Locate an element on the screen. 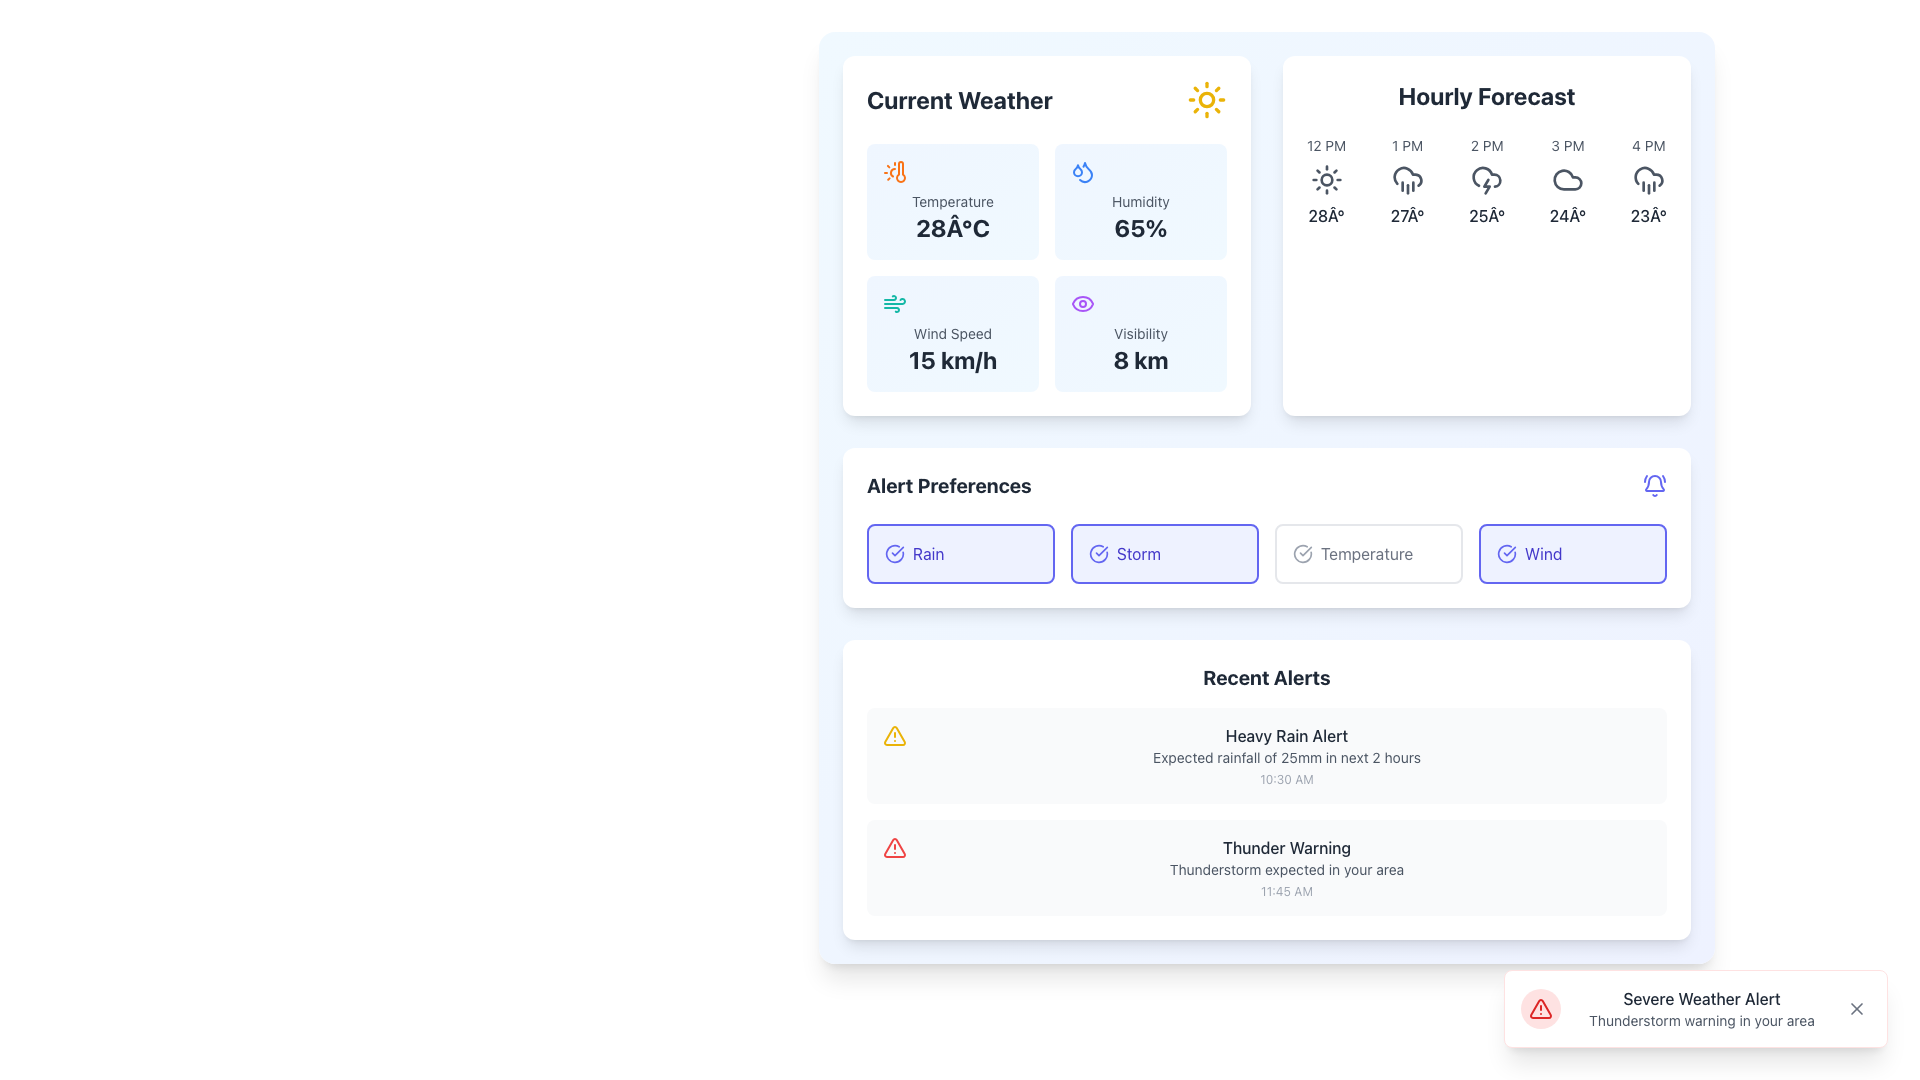  the text display showing '15 km/h' which is styled to stand out as a key metric for wind speed is located at coordinates (952, 358).